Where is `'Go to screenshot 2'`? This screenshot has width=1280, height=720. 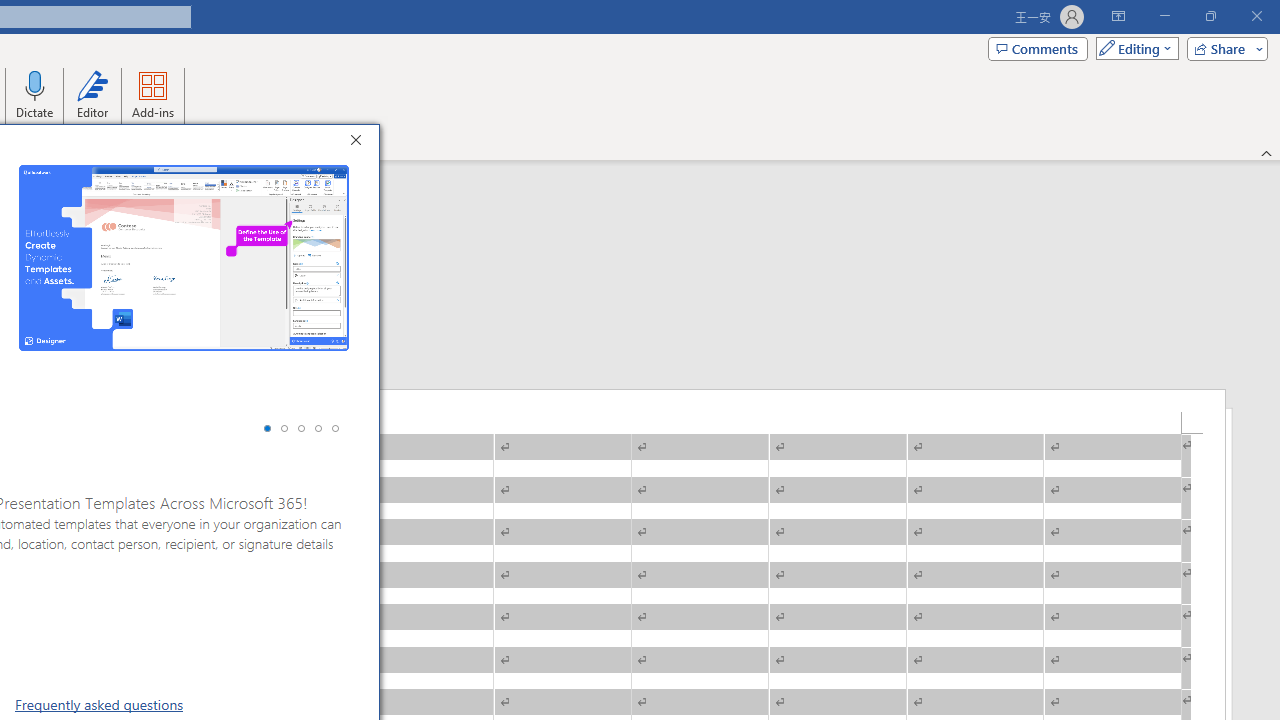
'Go to screenshot 2' is located at coordinates (283, 427).